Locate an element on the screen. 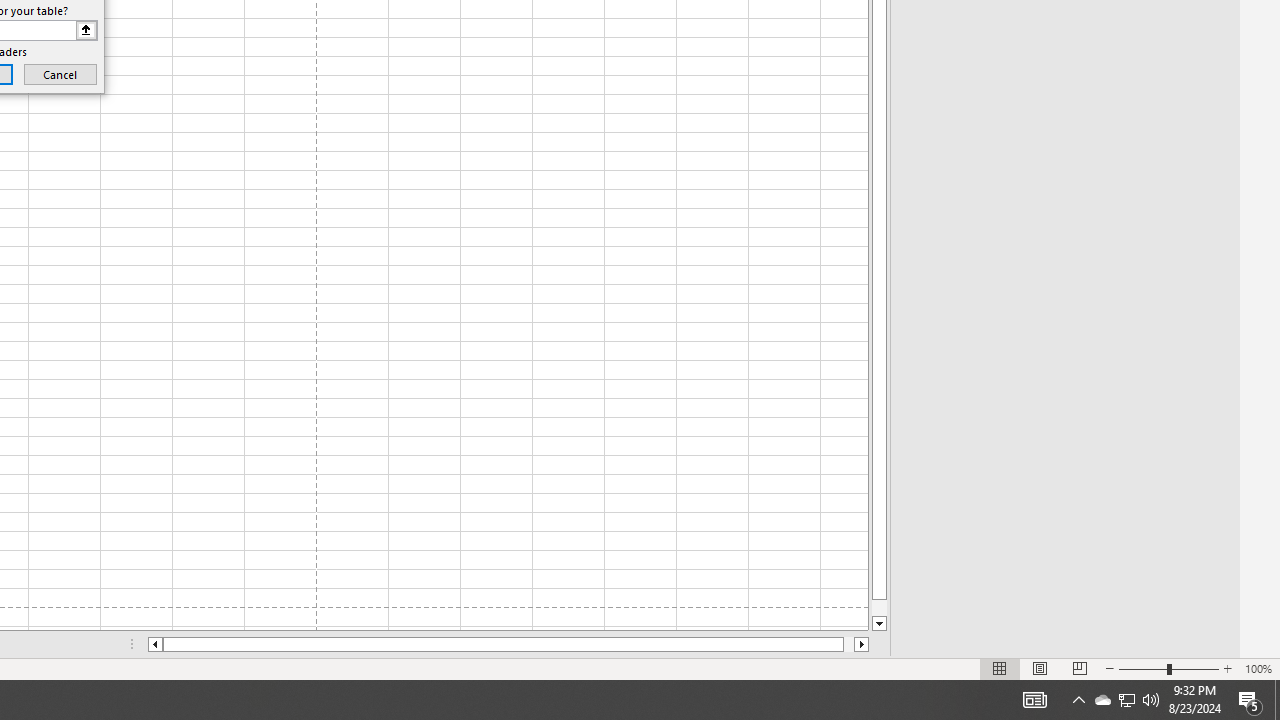 The height and width of the screenshot is (720, 1280). 'Page down' is located at coordinates (879, 607).